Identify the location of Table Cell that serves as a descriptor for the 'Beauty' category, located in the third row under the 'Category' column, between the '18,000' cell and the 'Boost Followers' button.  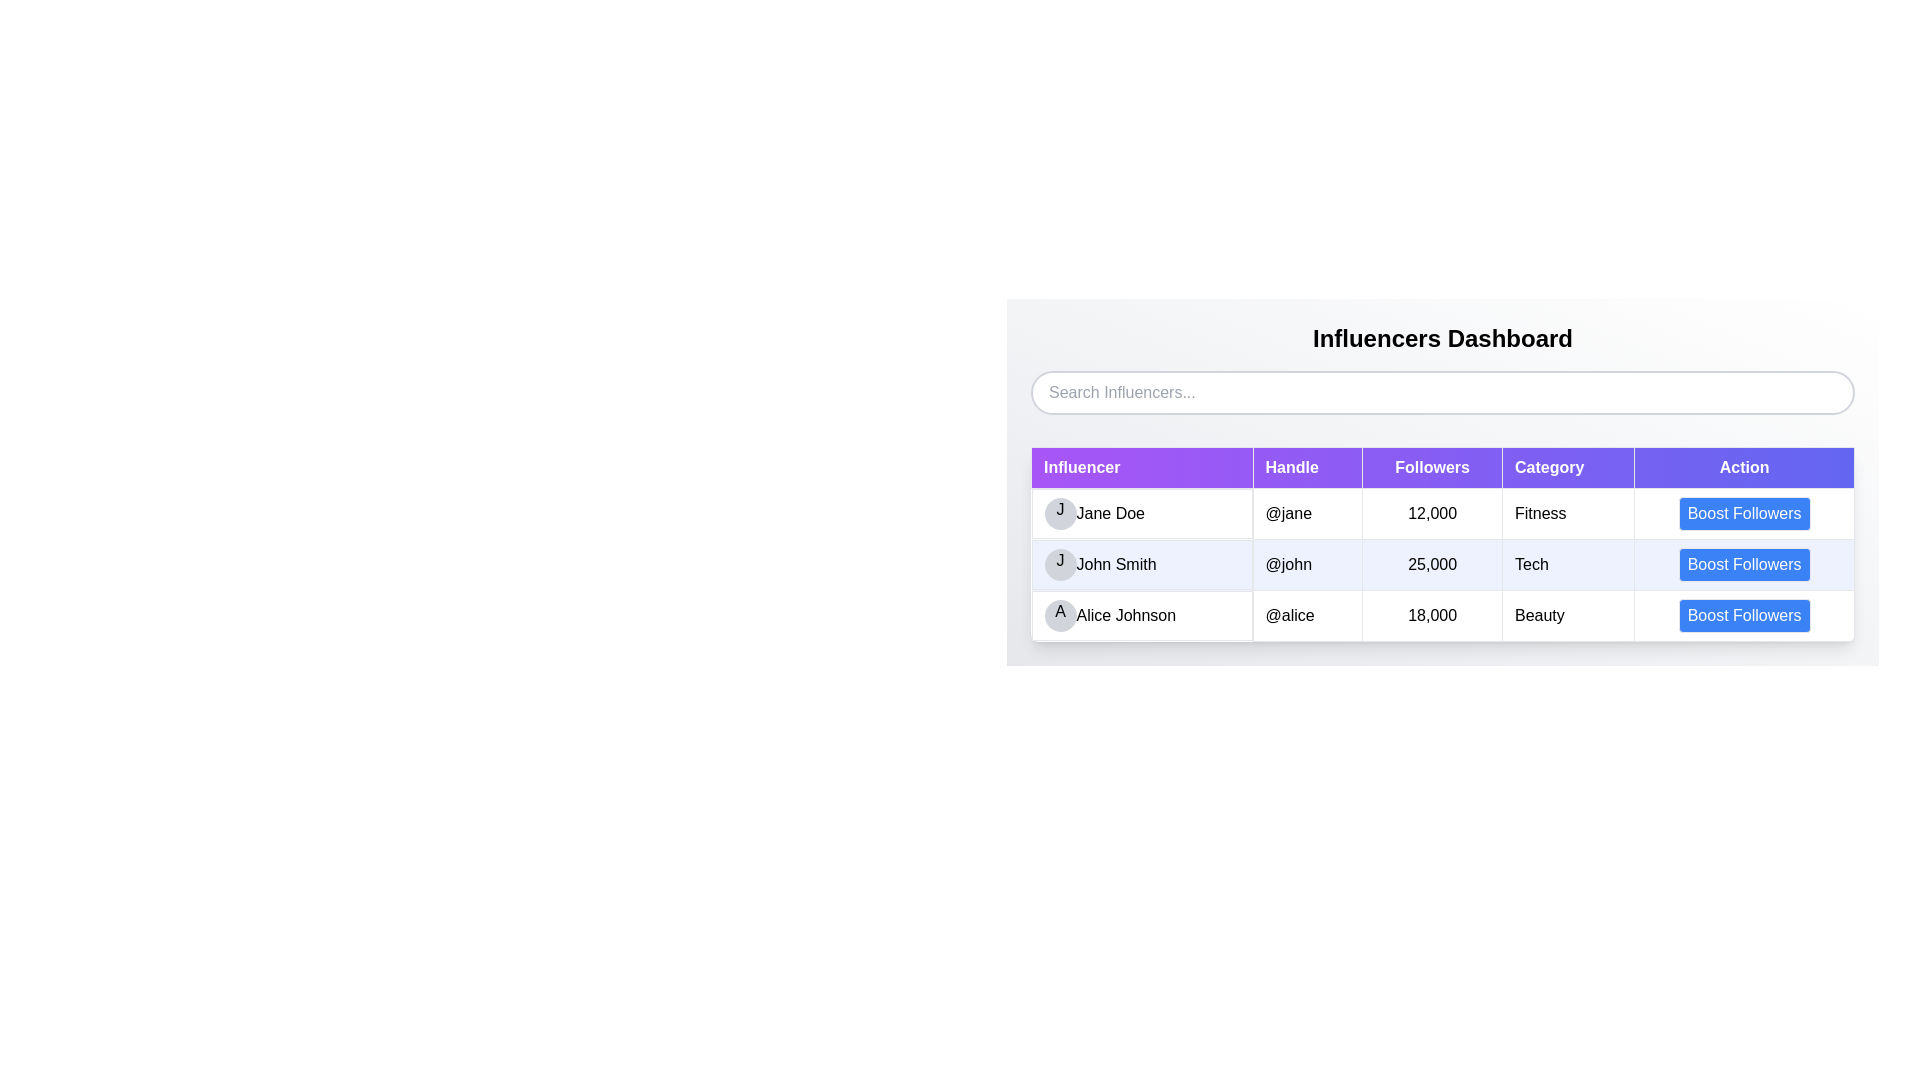
(1567, 615).